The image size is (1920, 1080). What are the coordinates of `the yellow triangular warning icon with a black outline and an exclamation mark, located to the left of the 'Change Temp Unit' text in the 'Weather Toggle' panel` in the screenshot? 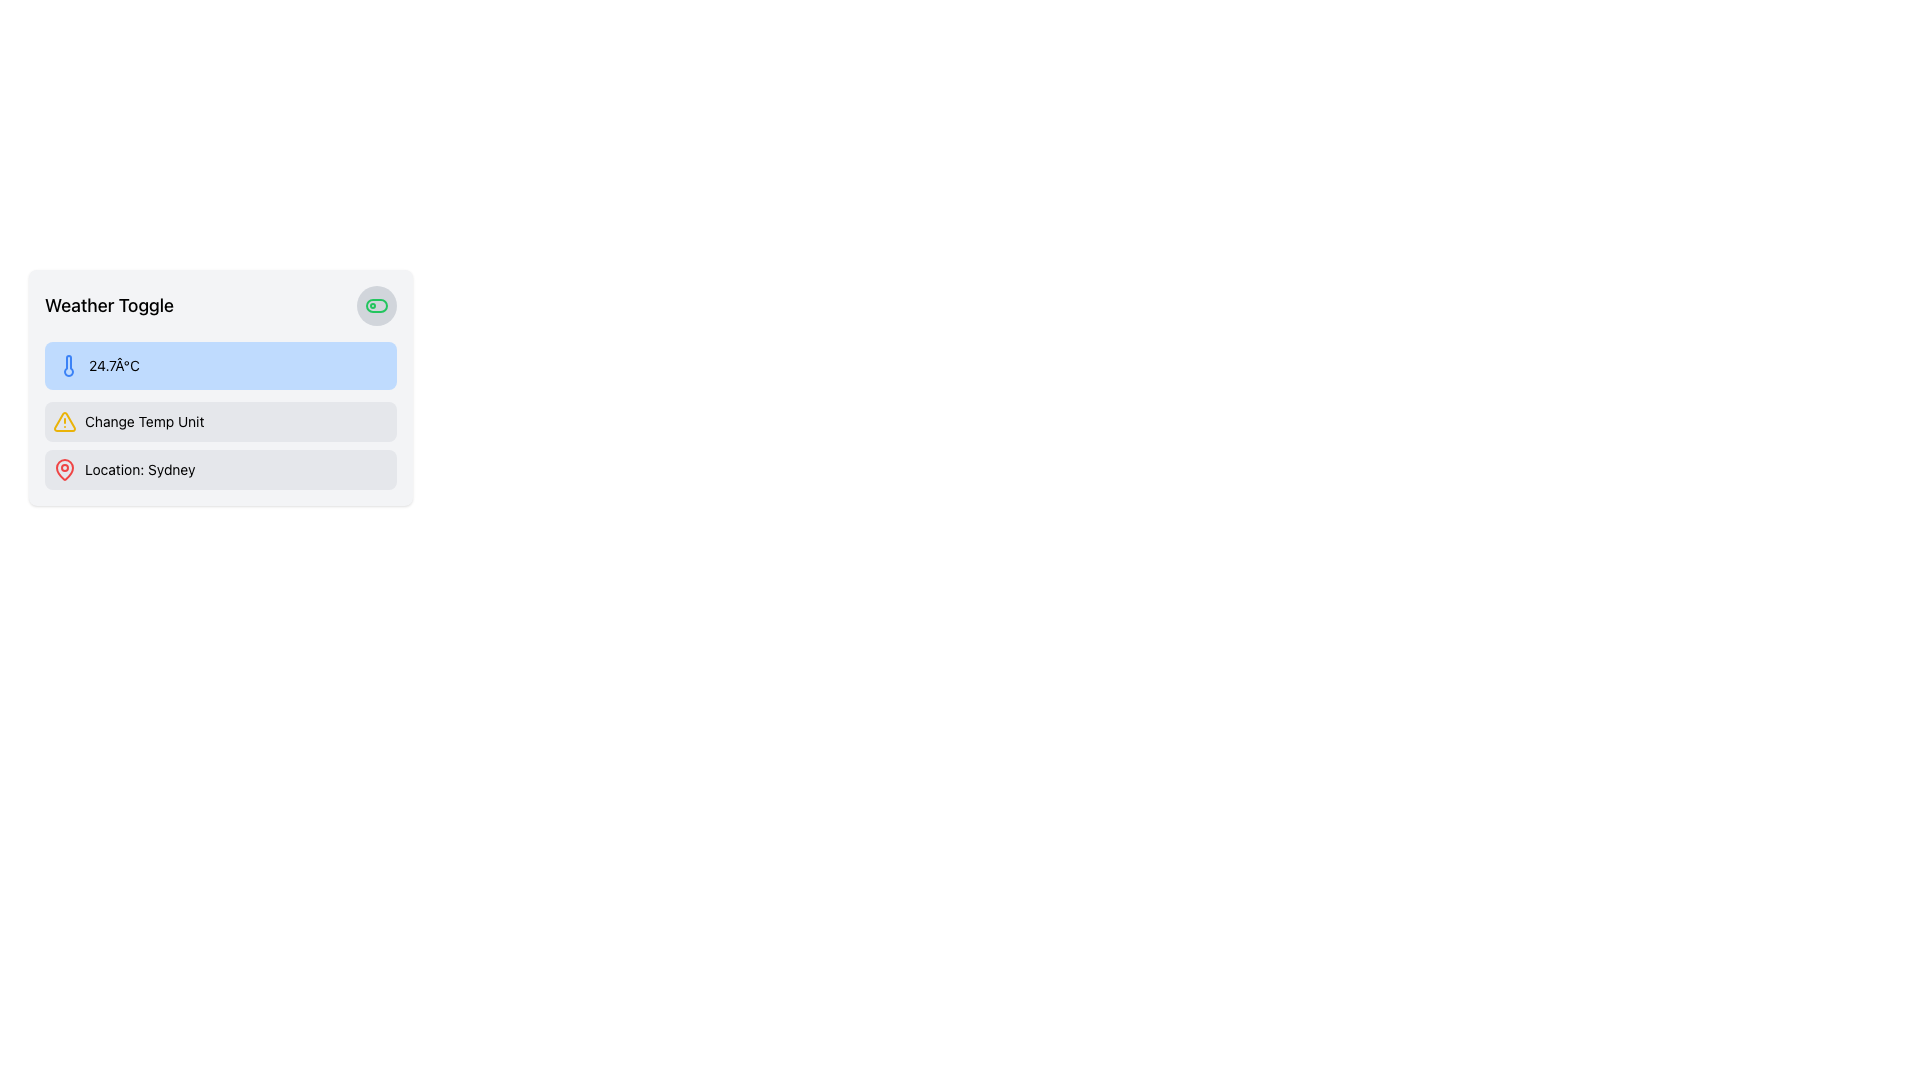 It's located at (65, 420).